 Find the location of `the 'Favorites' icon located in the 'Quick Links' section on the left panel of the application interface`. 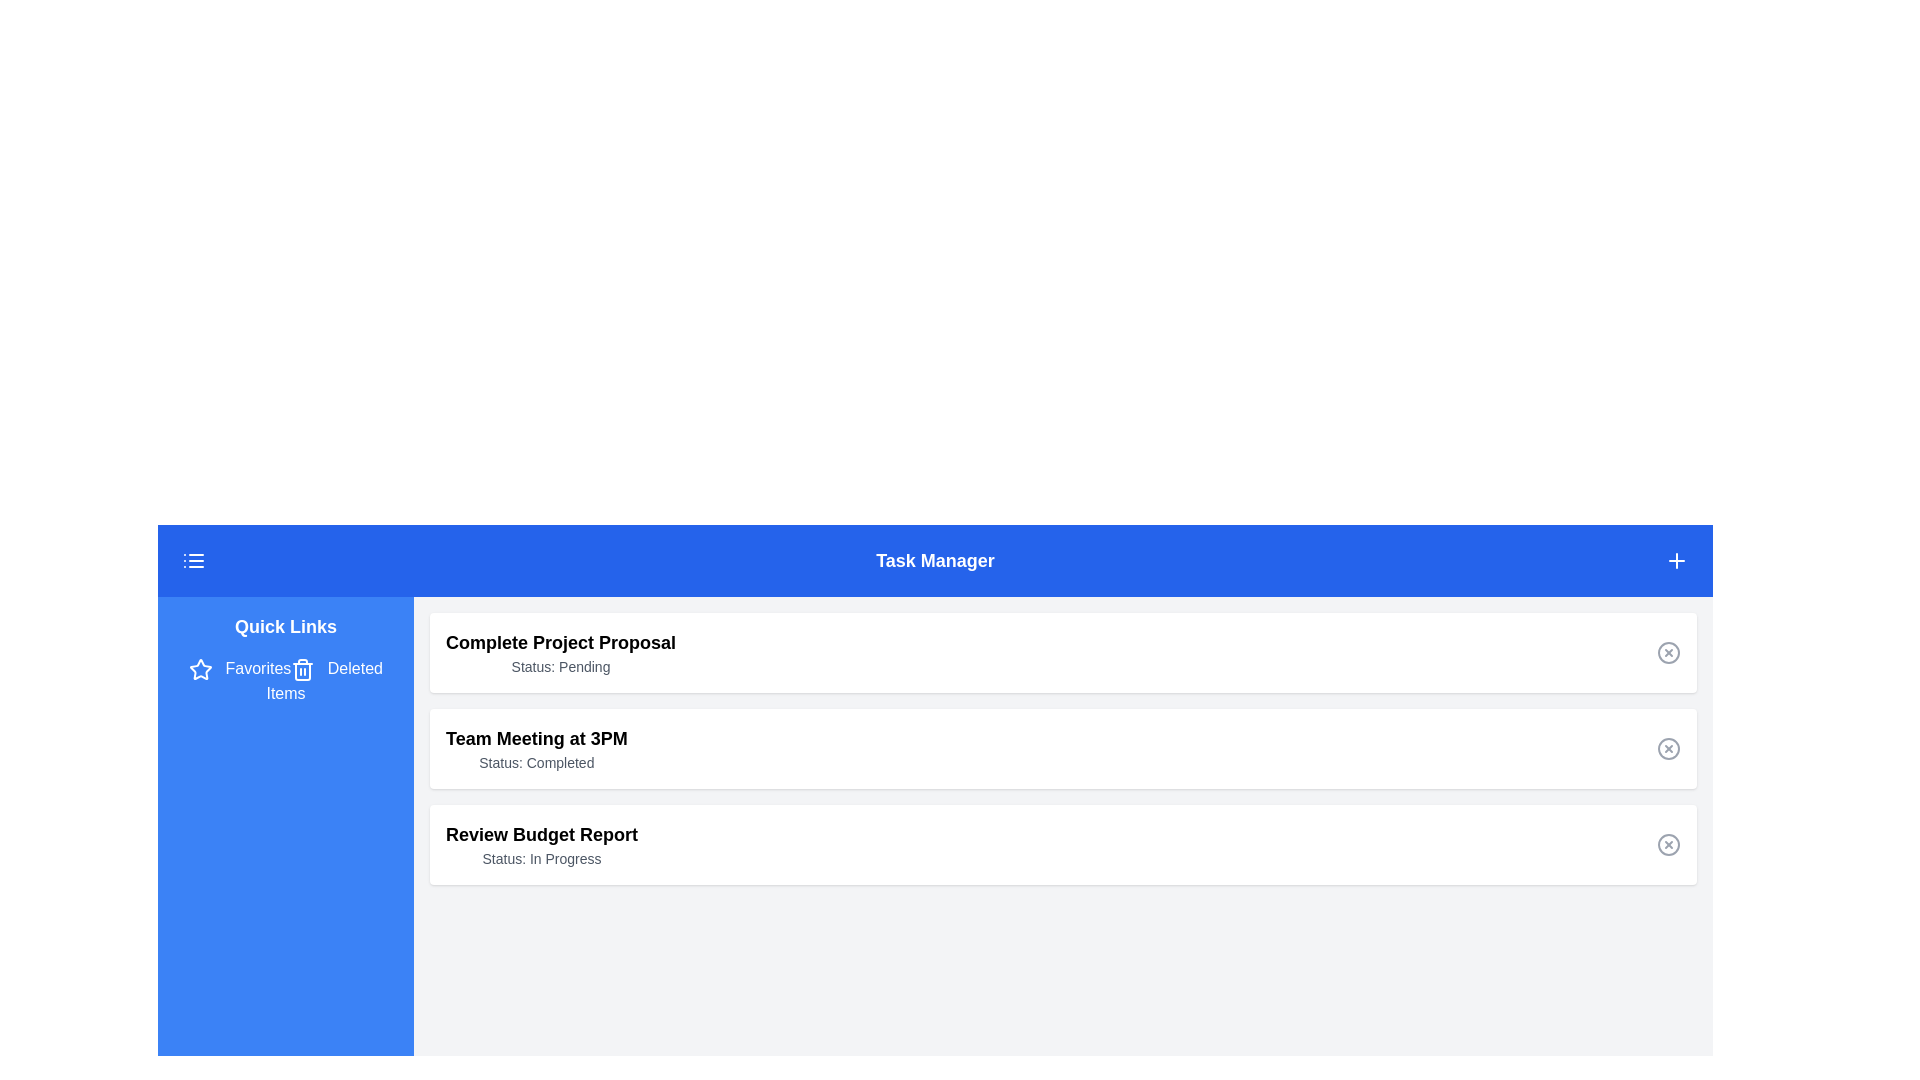

the 'Favorites' icon located in the 'Quick Links' section on the left panel of the application interface is located at coordinates (201, 669).